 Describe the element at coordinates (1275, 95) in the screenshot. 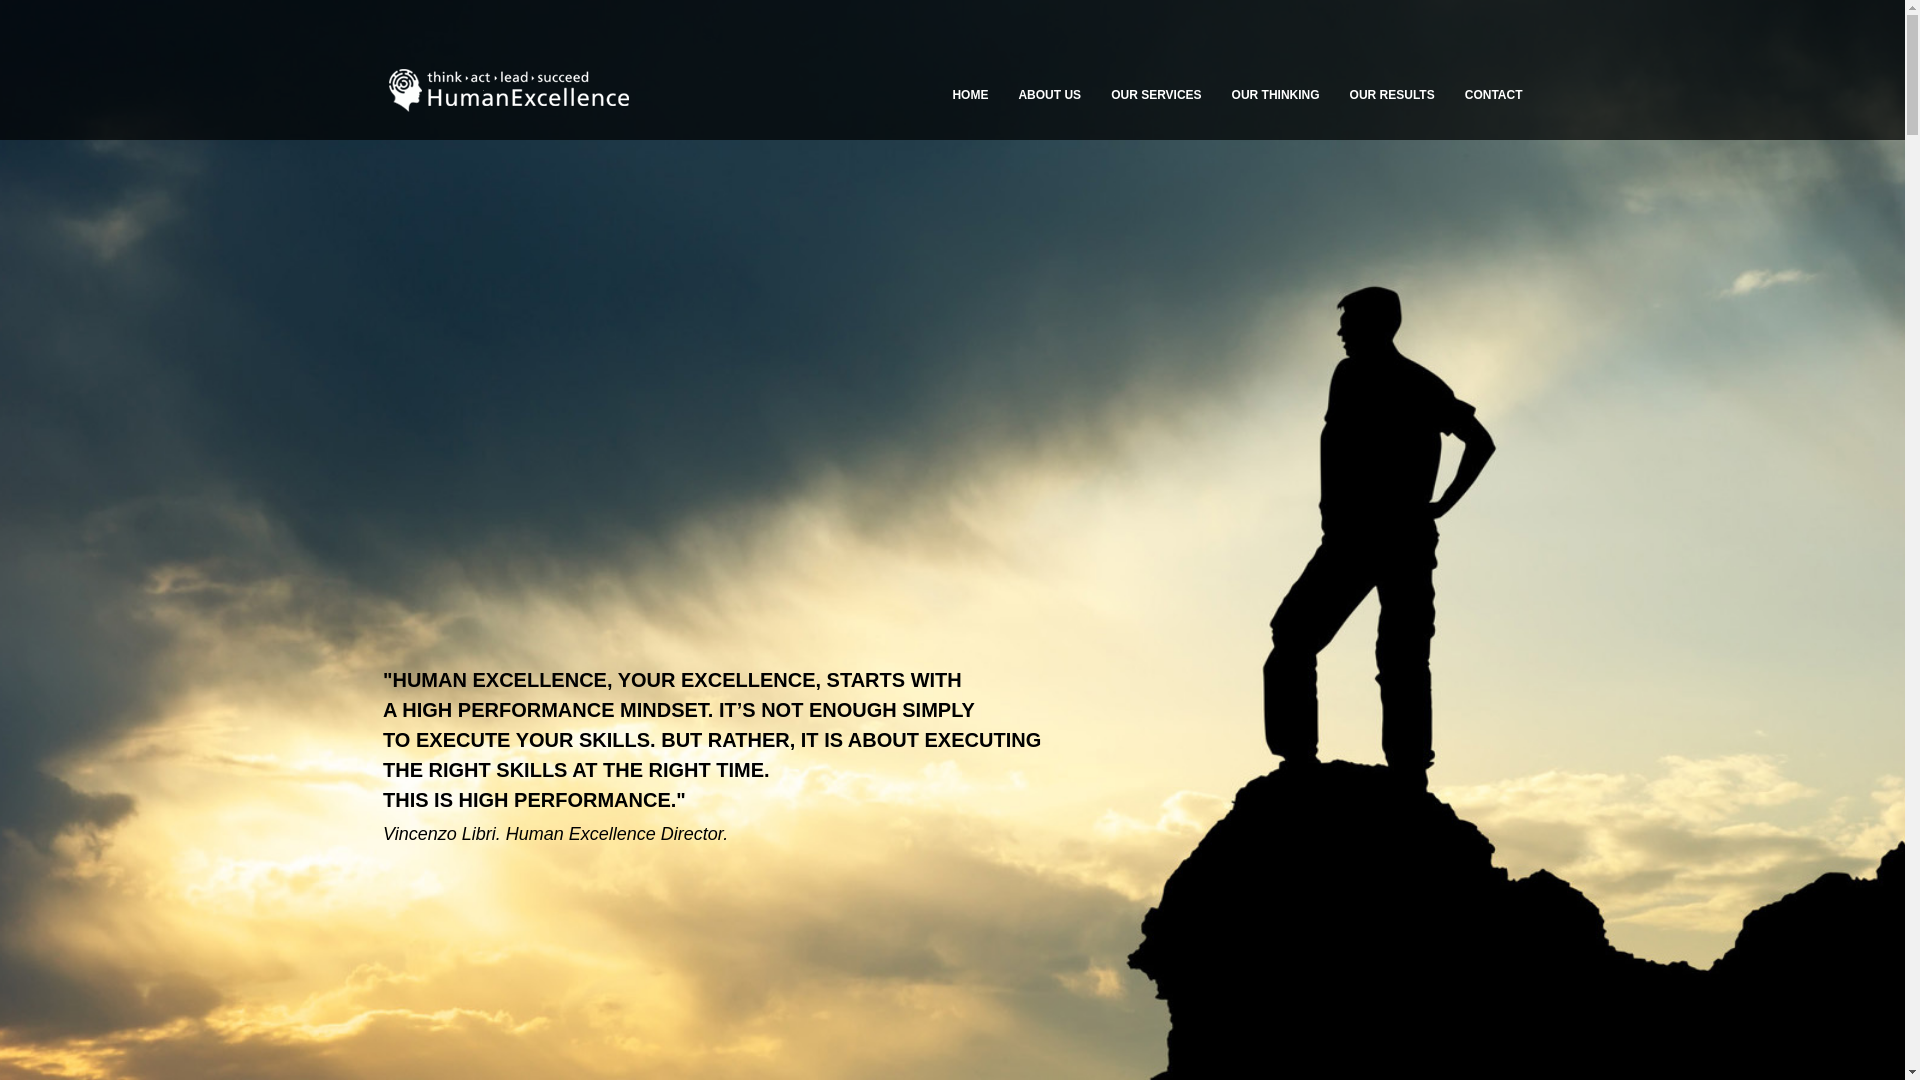

I see `'OUR THINKING'` at that location.